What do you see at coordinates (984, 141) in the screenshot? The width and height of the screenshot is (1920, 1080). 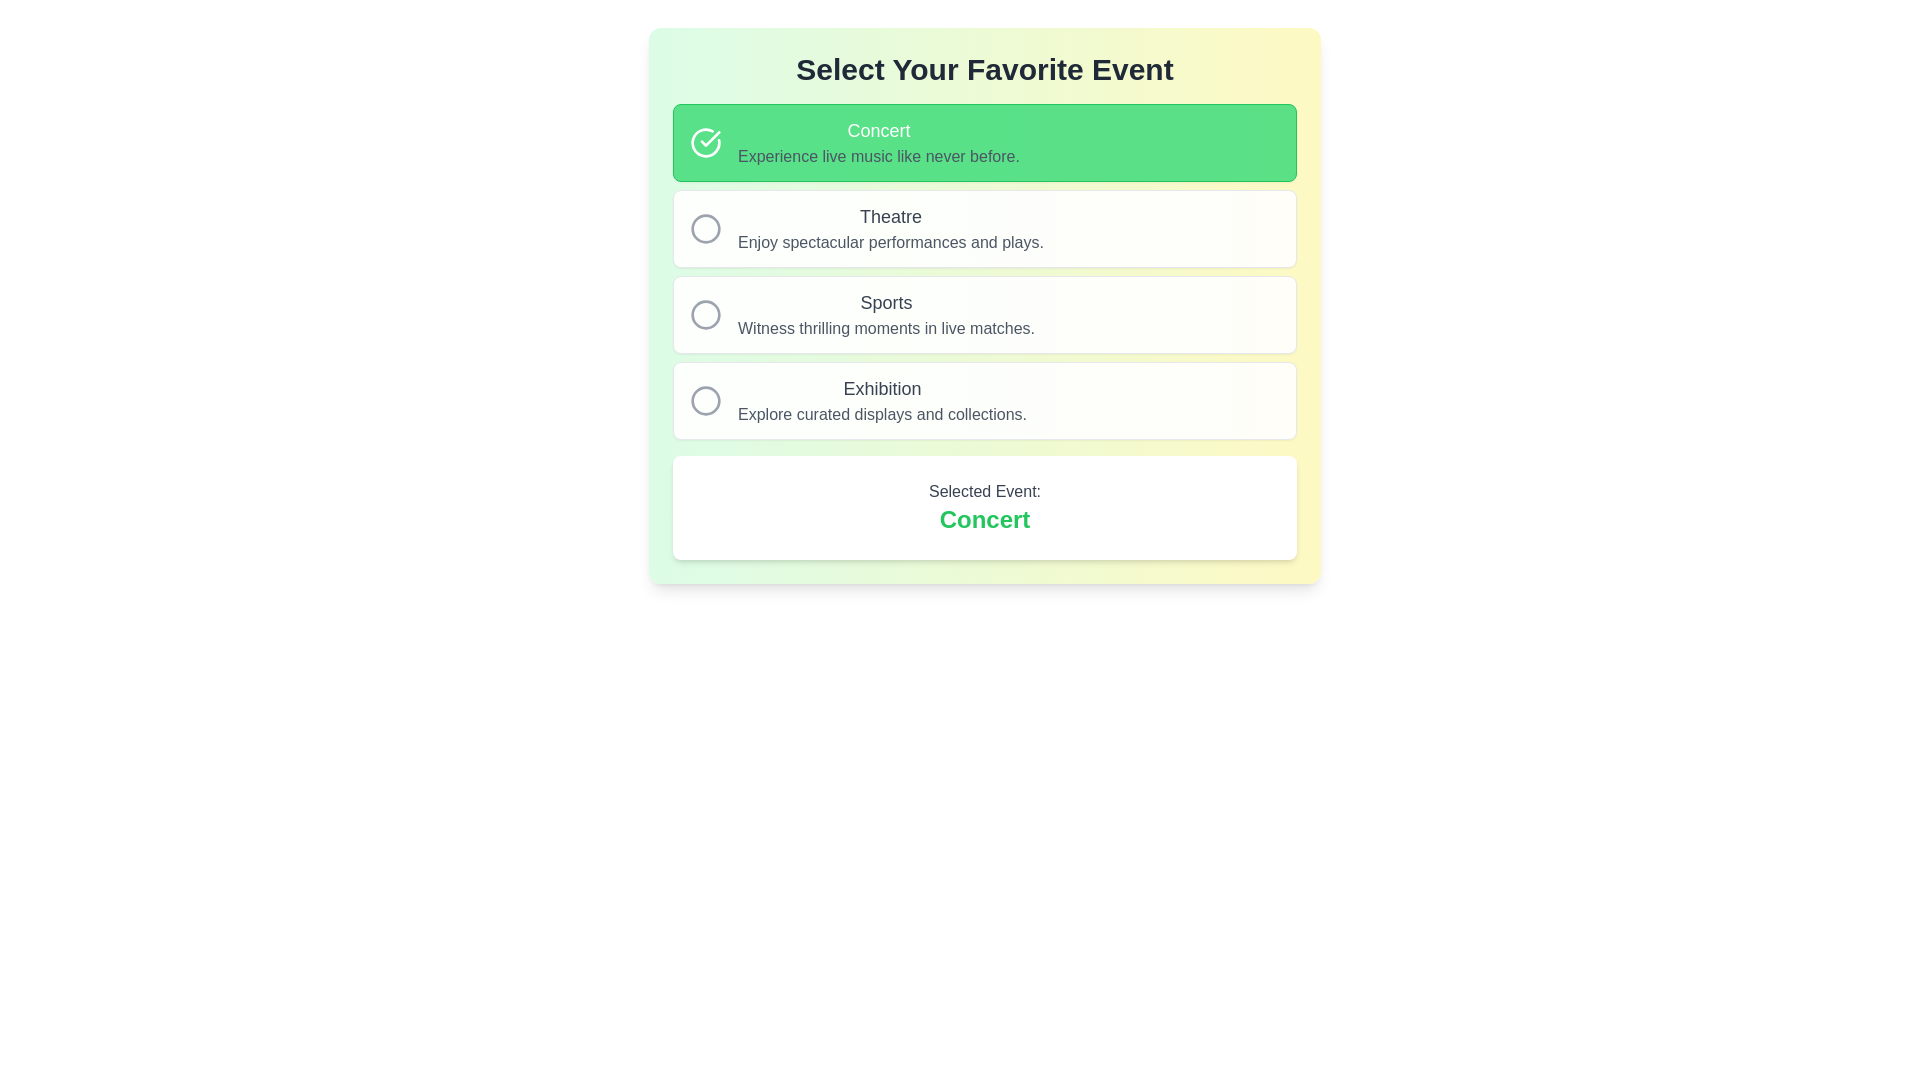 I see `the interactive selection button labeled 'Concert' with a green background and a white checkmark icon` at bounding box center [984, 141].